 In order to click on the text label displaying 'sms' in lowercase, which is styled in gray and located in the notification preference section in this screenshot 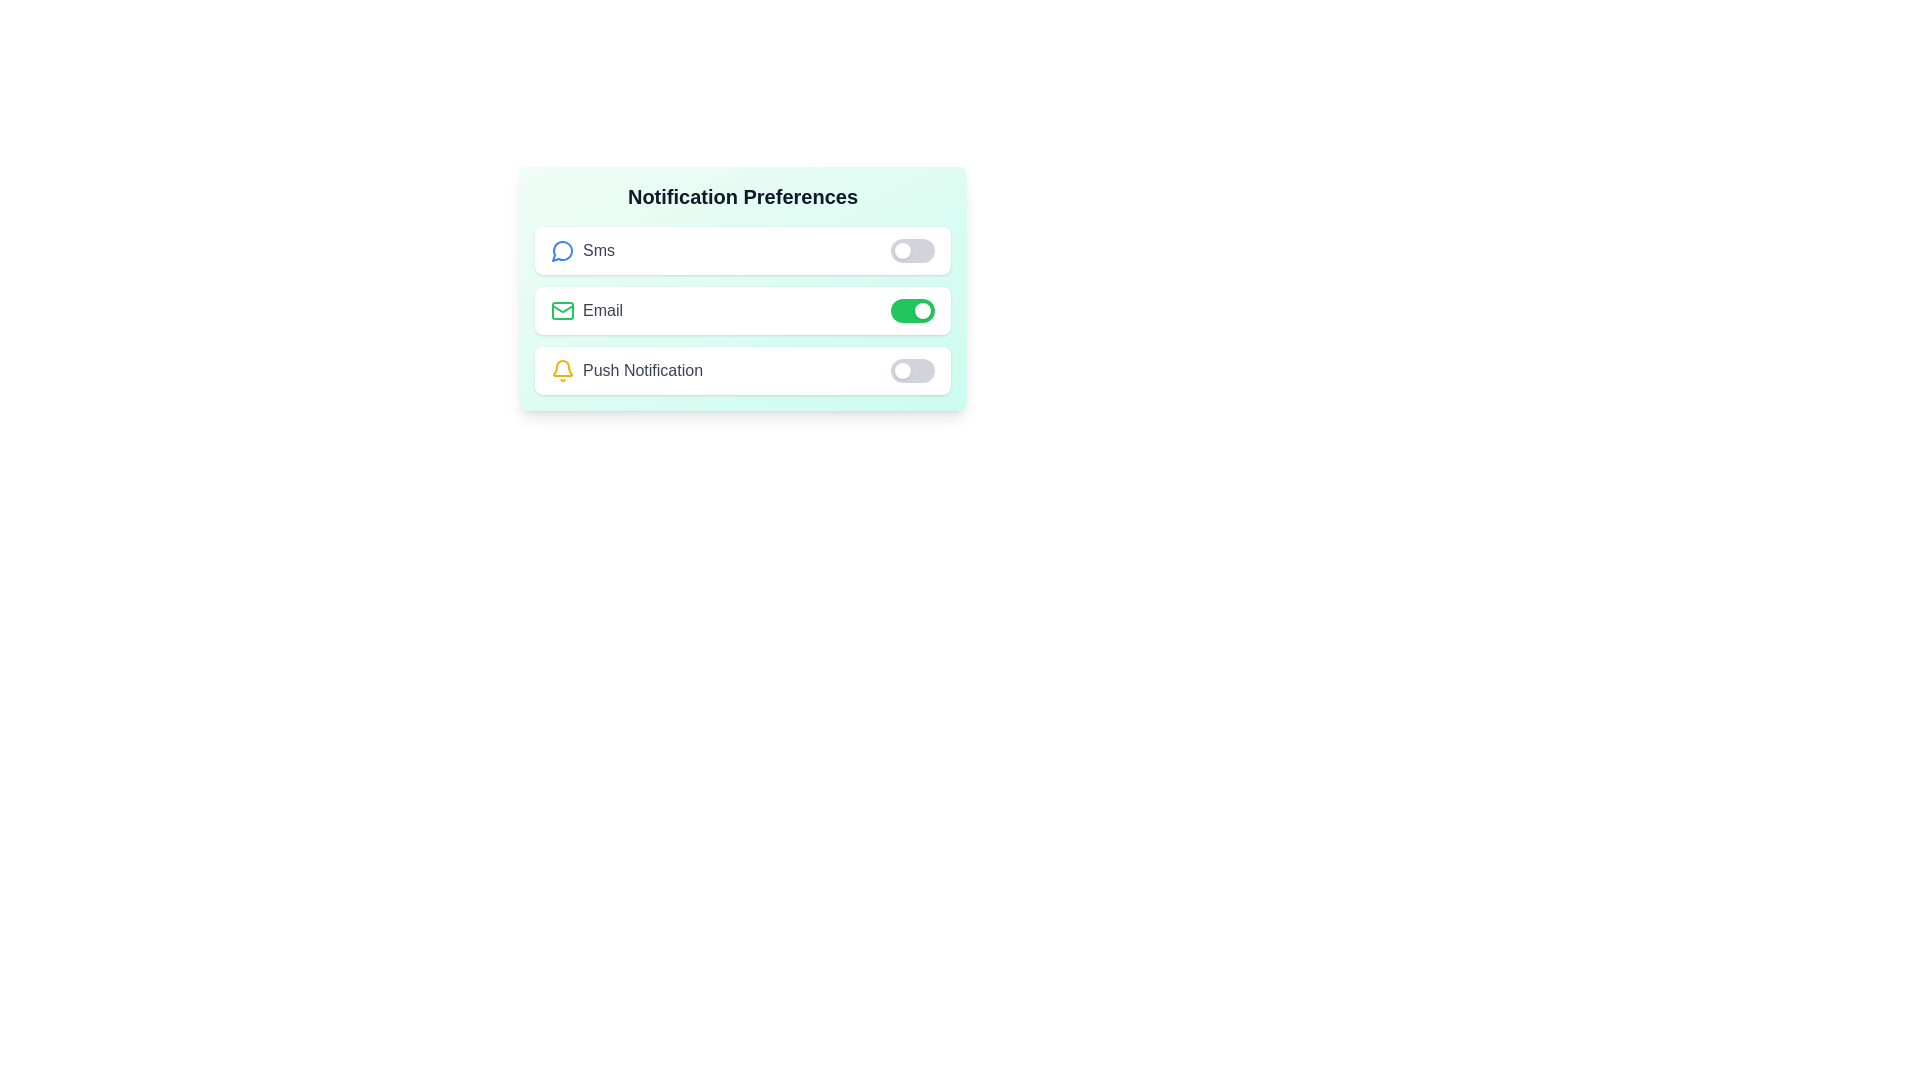, I will do `click(598, 249)`.